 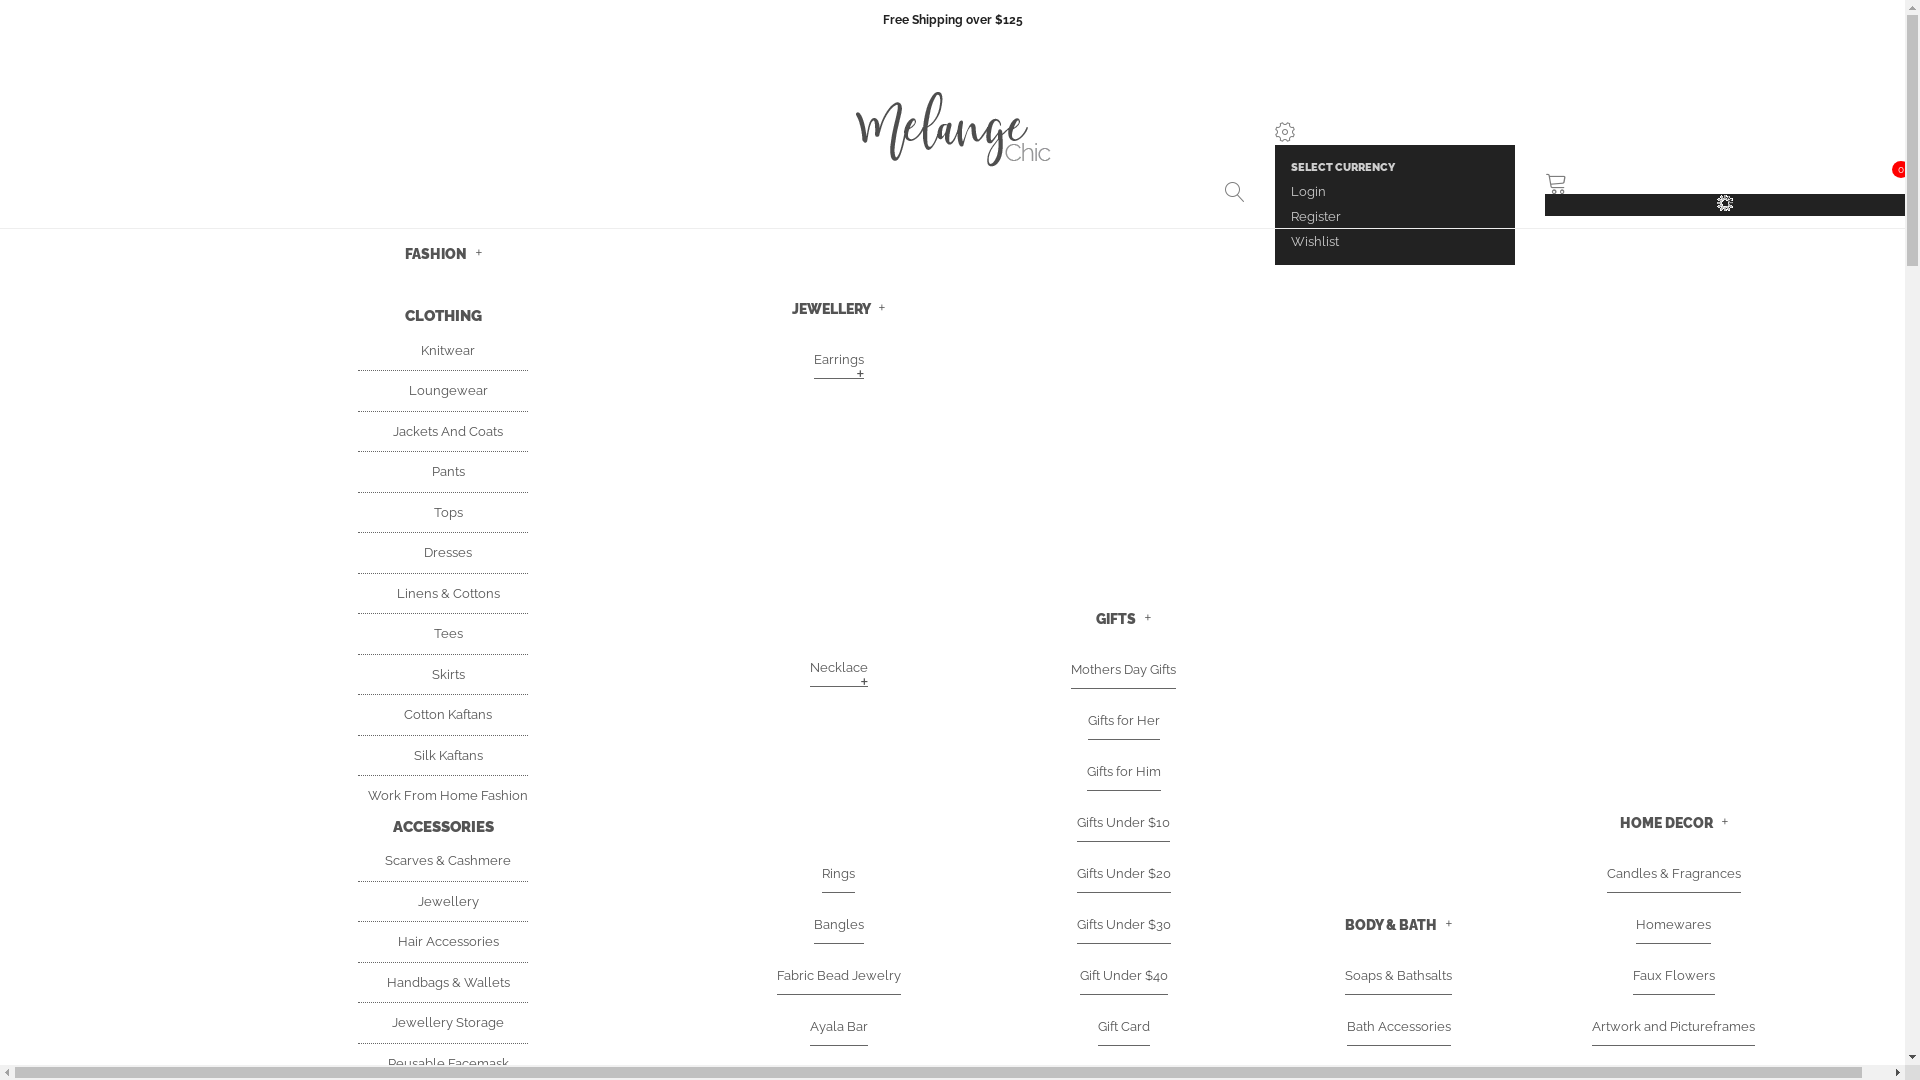 What do you see at coordinates (838, 974) in the screenshot?
I see `'Fabric Bead Jewelry'` at bounding box center [838, 974].